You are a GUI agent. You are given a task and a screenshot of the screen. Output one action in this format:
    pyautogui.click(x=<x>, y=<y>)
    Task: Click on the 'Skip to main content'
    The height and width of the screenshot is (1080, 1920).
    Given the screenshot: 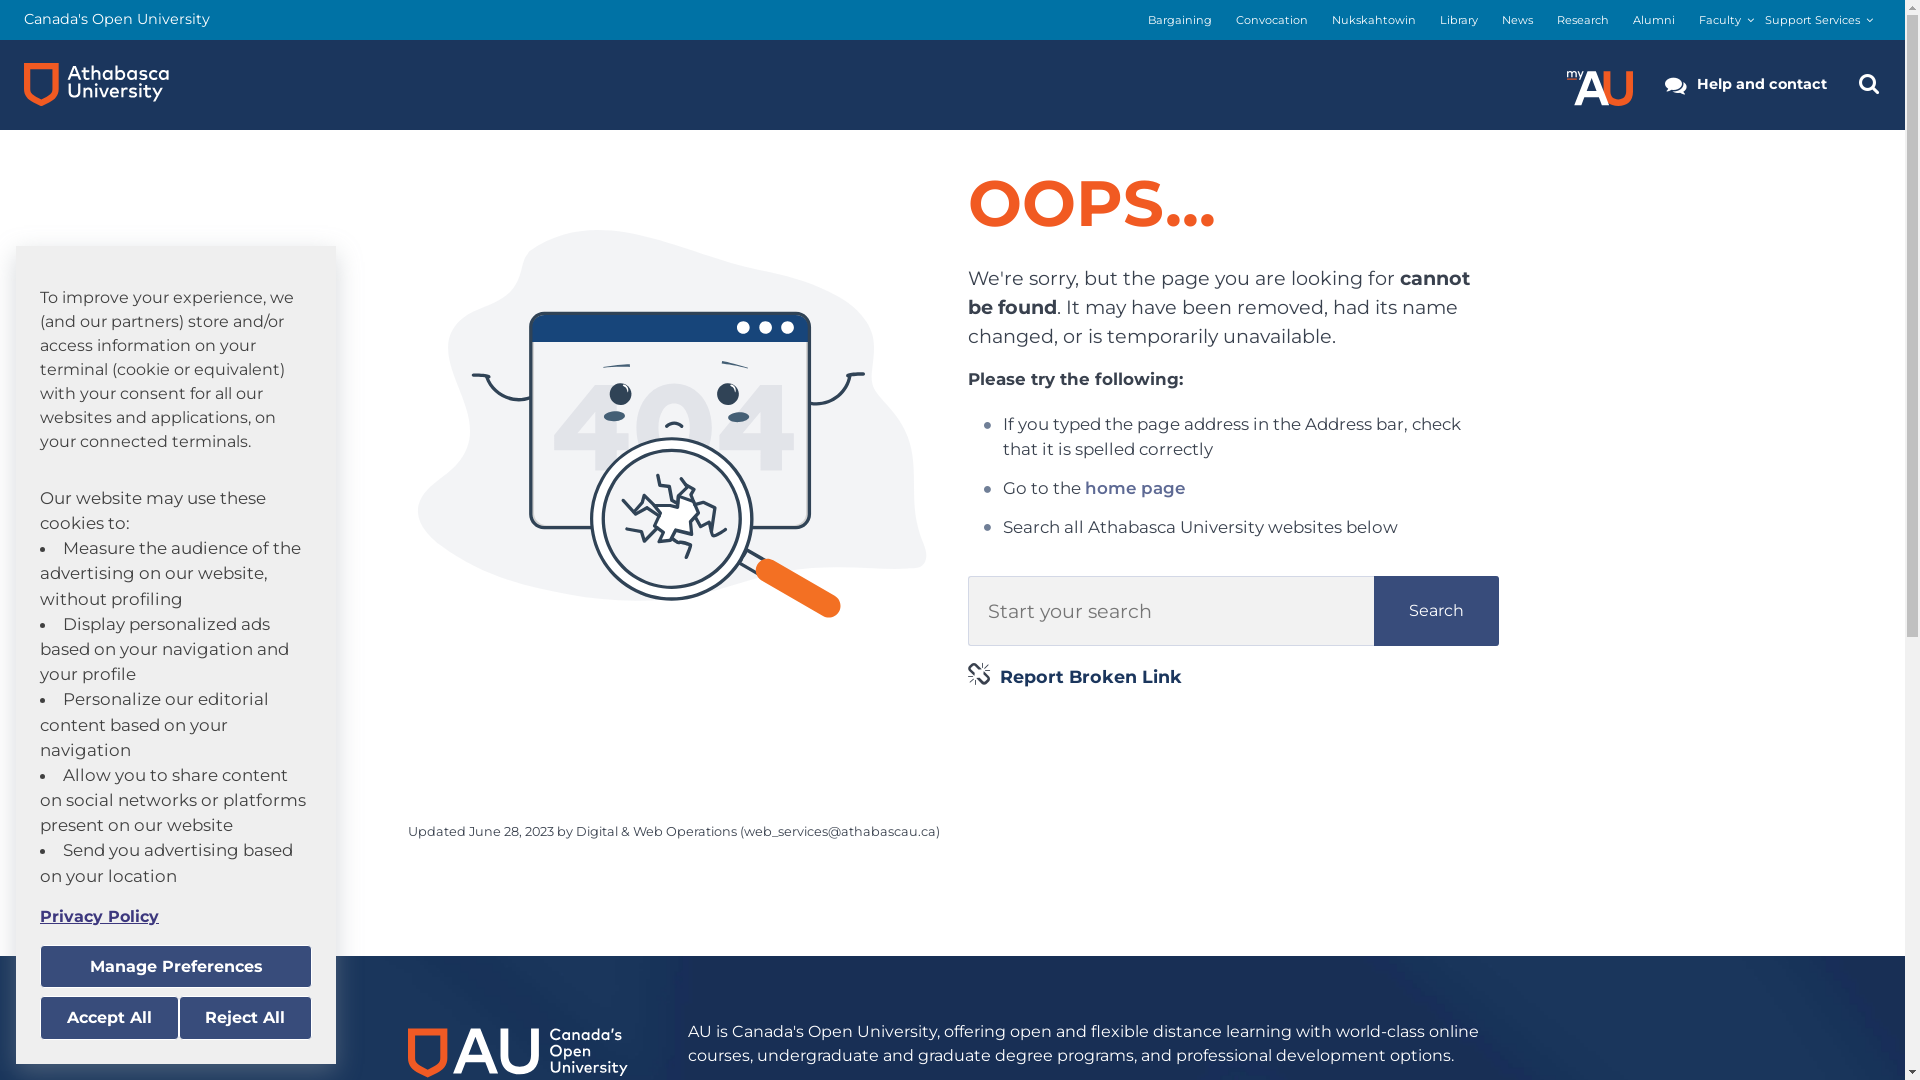 What is the action you would take?
    pyautogui.click(x=0, y=0)
    